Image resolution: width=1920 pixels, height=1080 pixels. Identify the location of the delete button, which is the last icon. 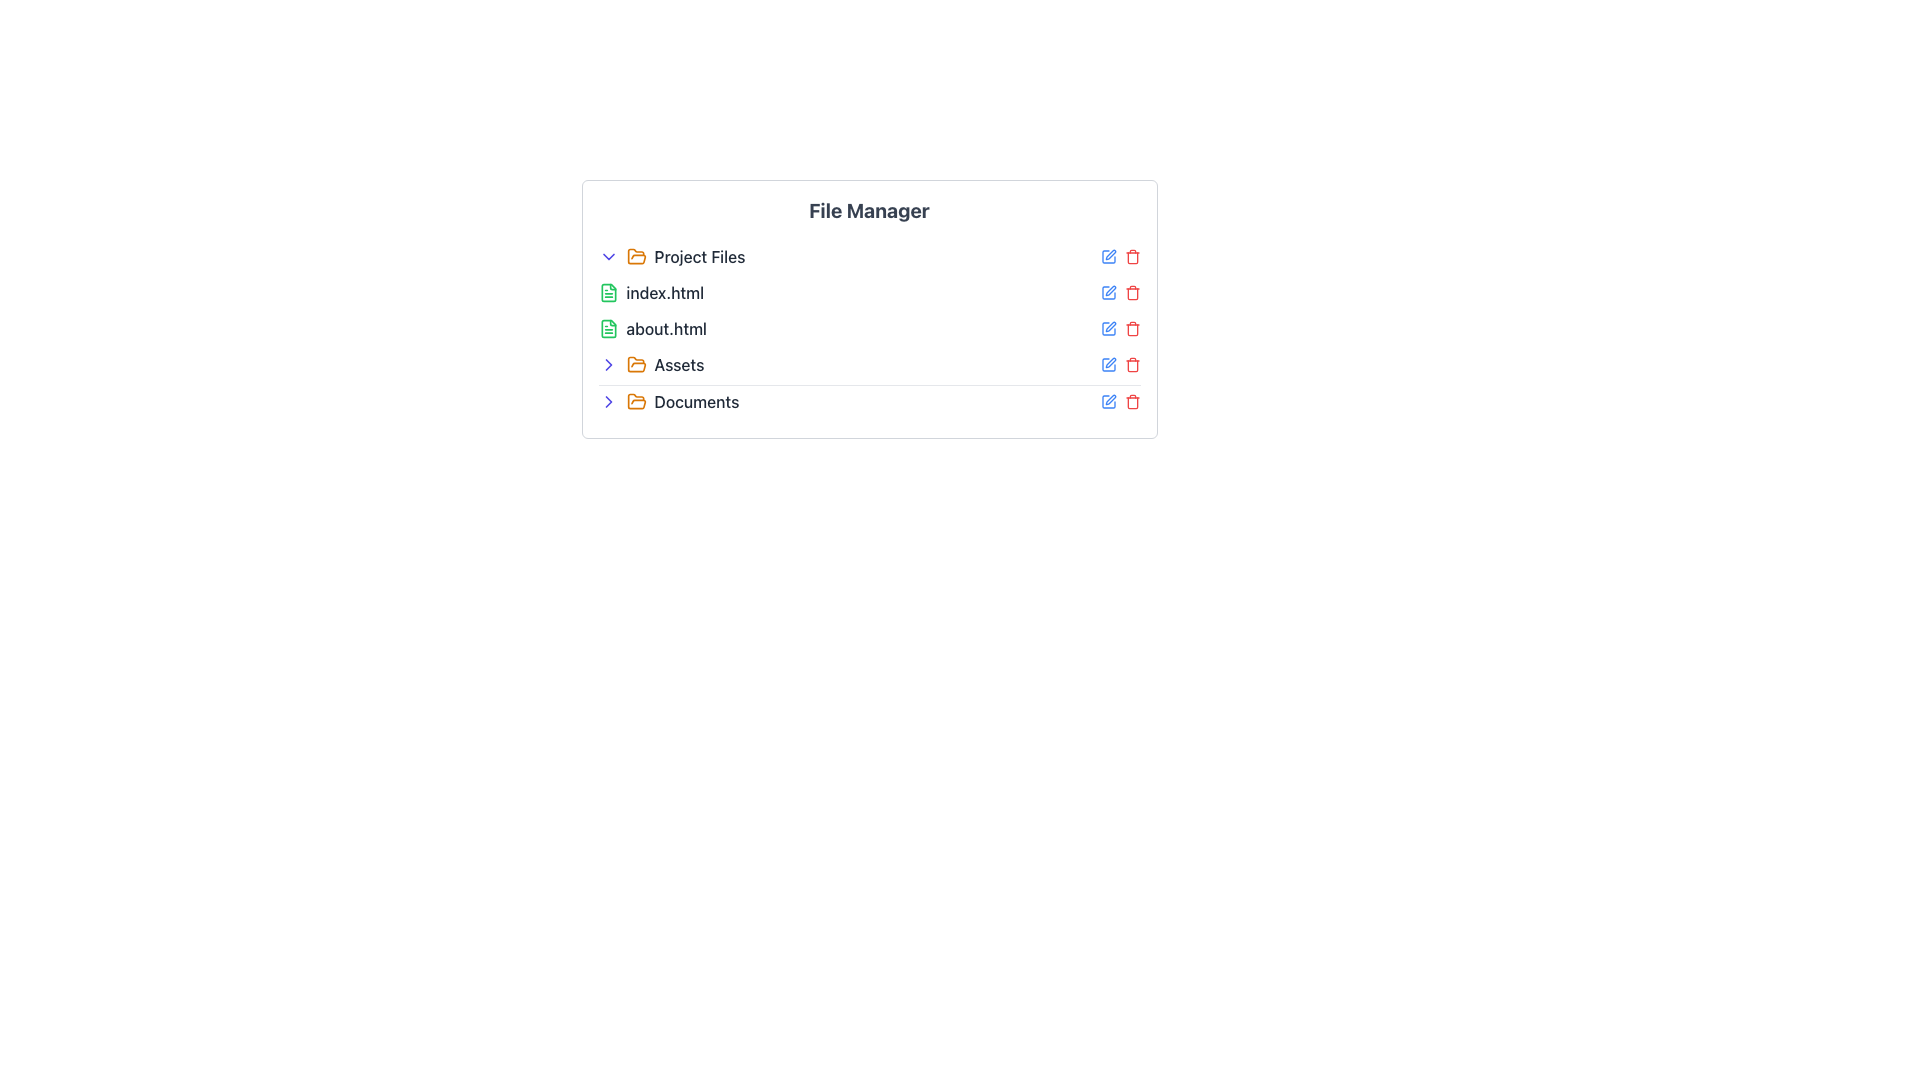
(1132, 293).